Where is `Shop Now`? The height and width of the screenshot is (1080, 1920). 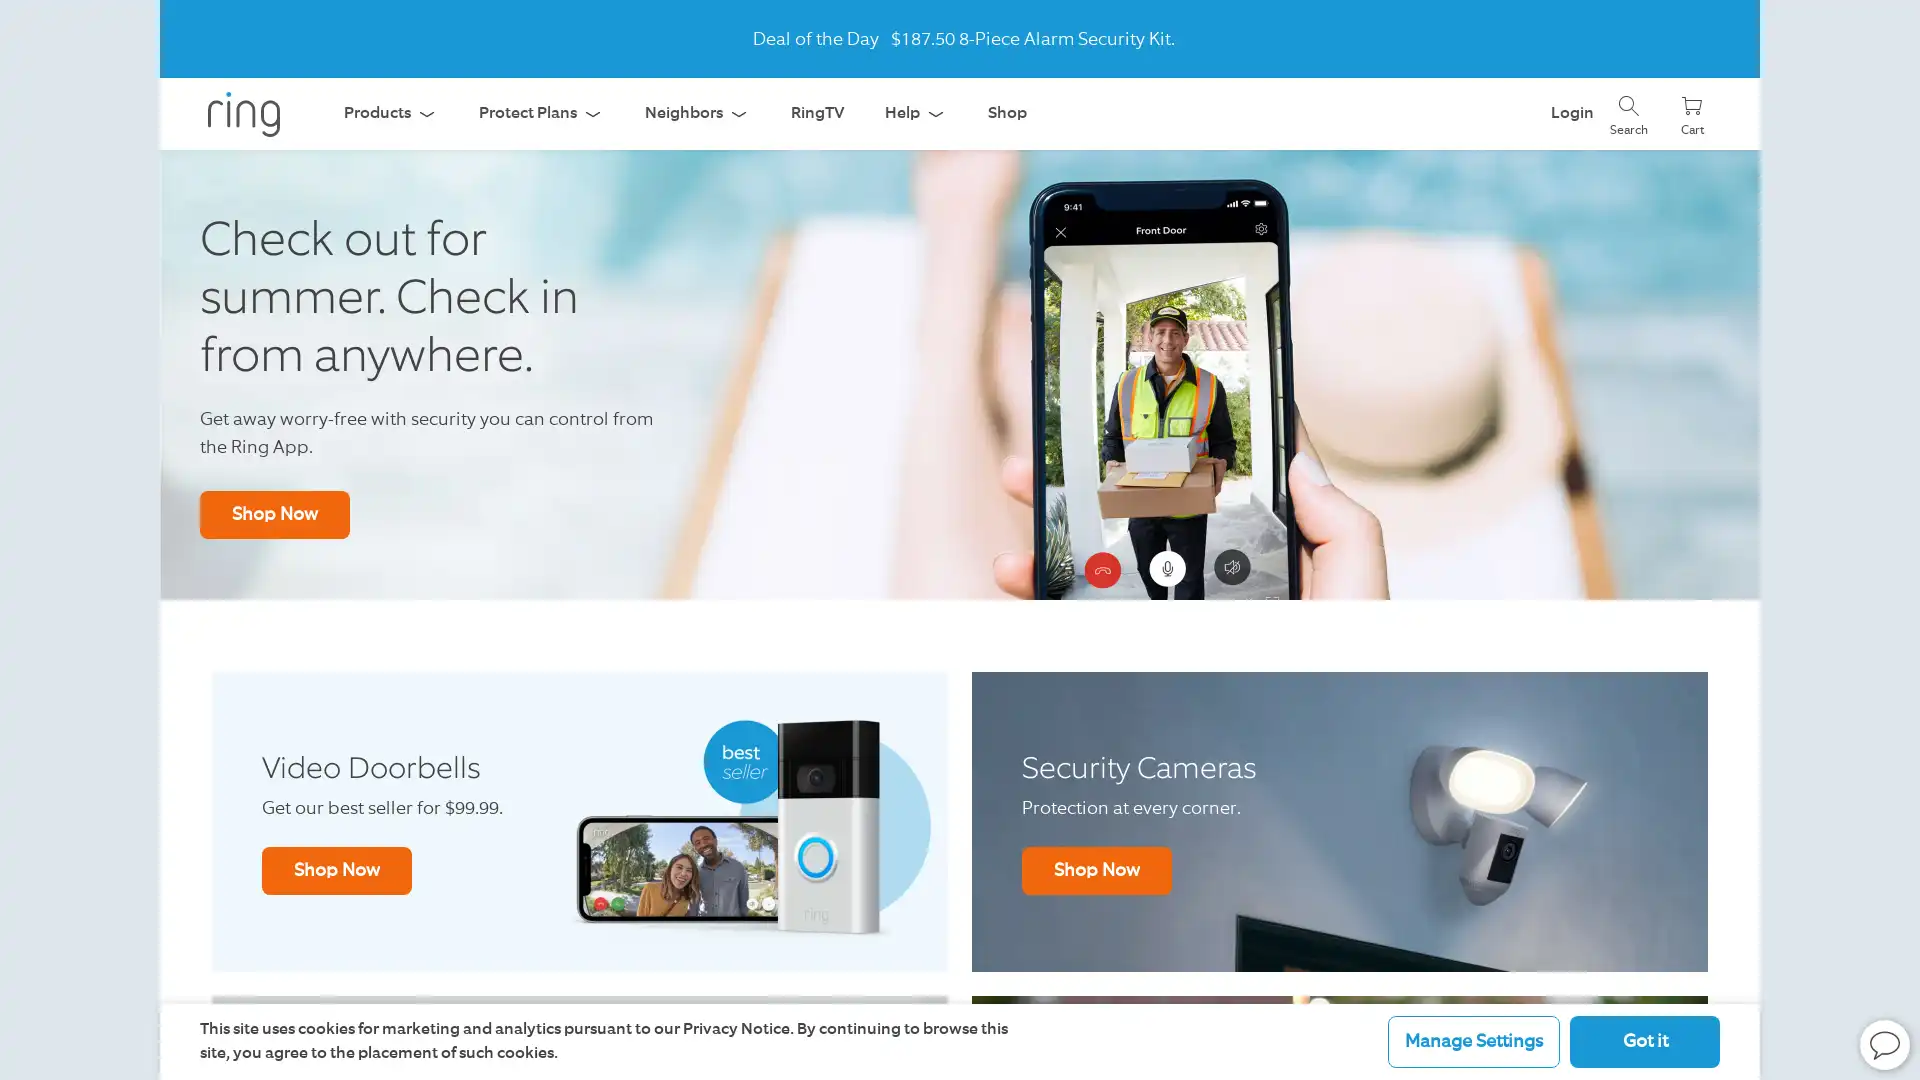 Shop Now is located at coordinates (273, 514).